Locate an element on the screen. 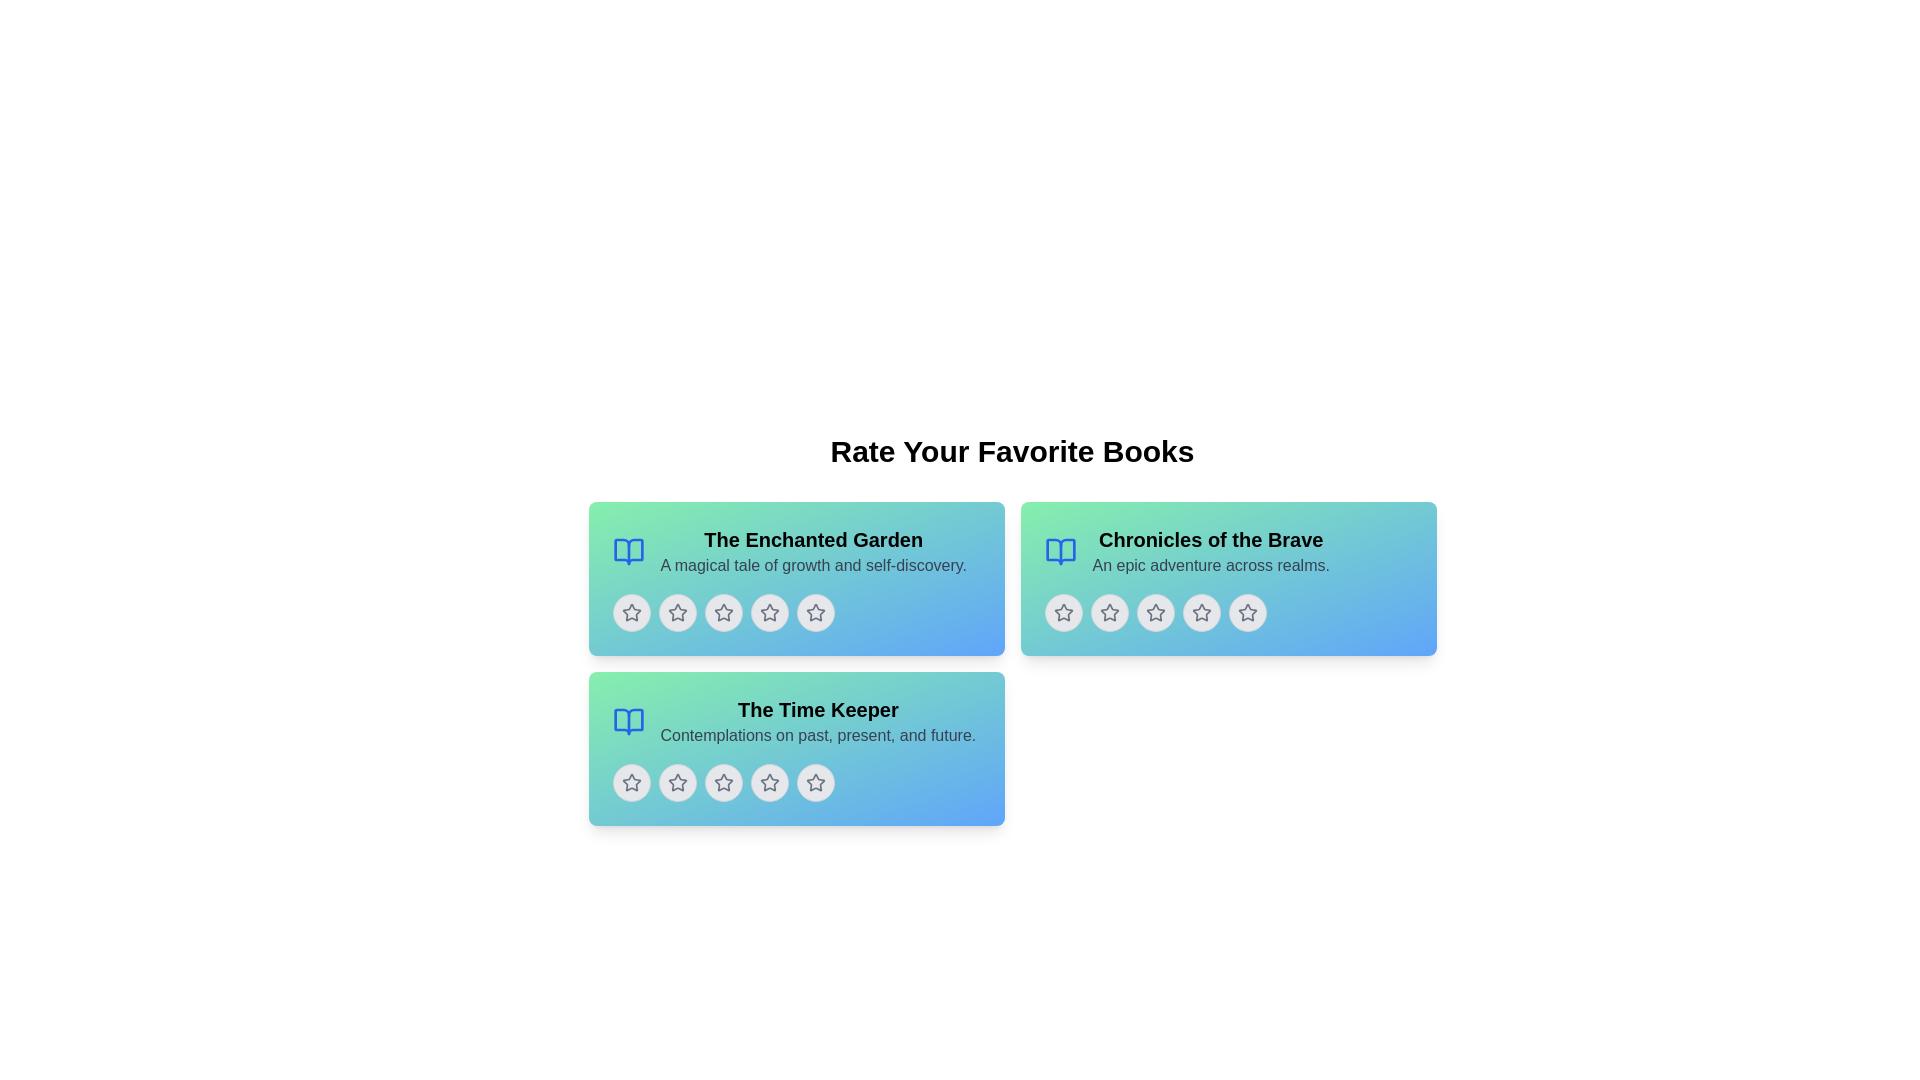 This screenshot has height=1080, width=1920. the second star icon from the left in the rating system under the 'Chronicles of the Brave' card for accessibility purposes is located at coordinates (1155, 611).